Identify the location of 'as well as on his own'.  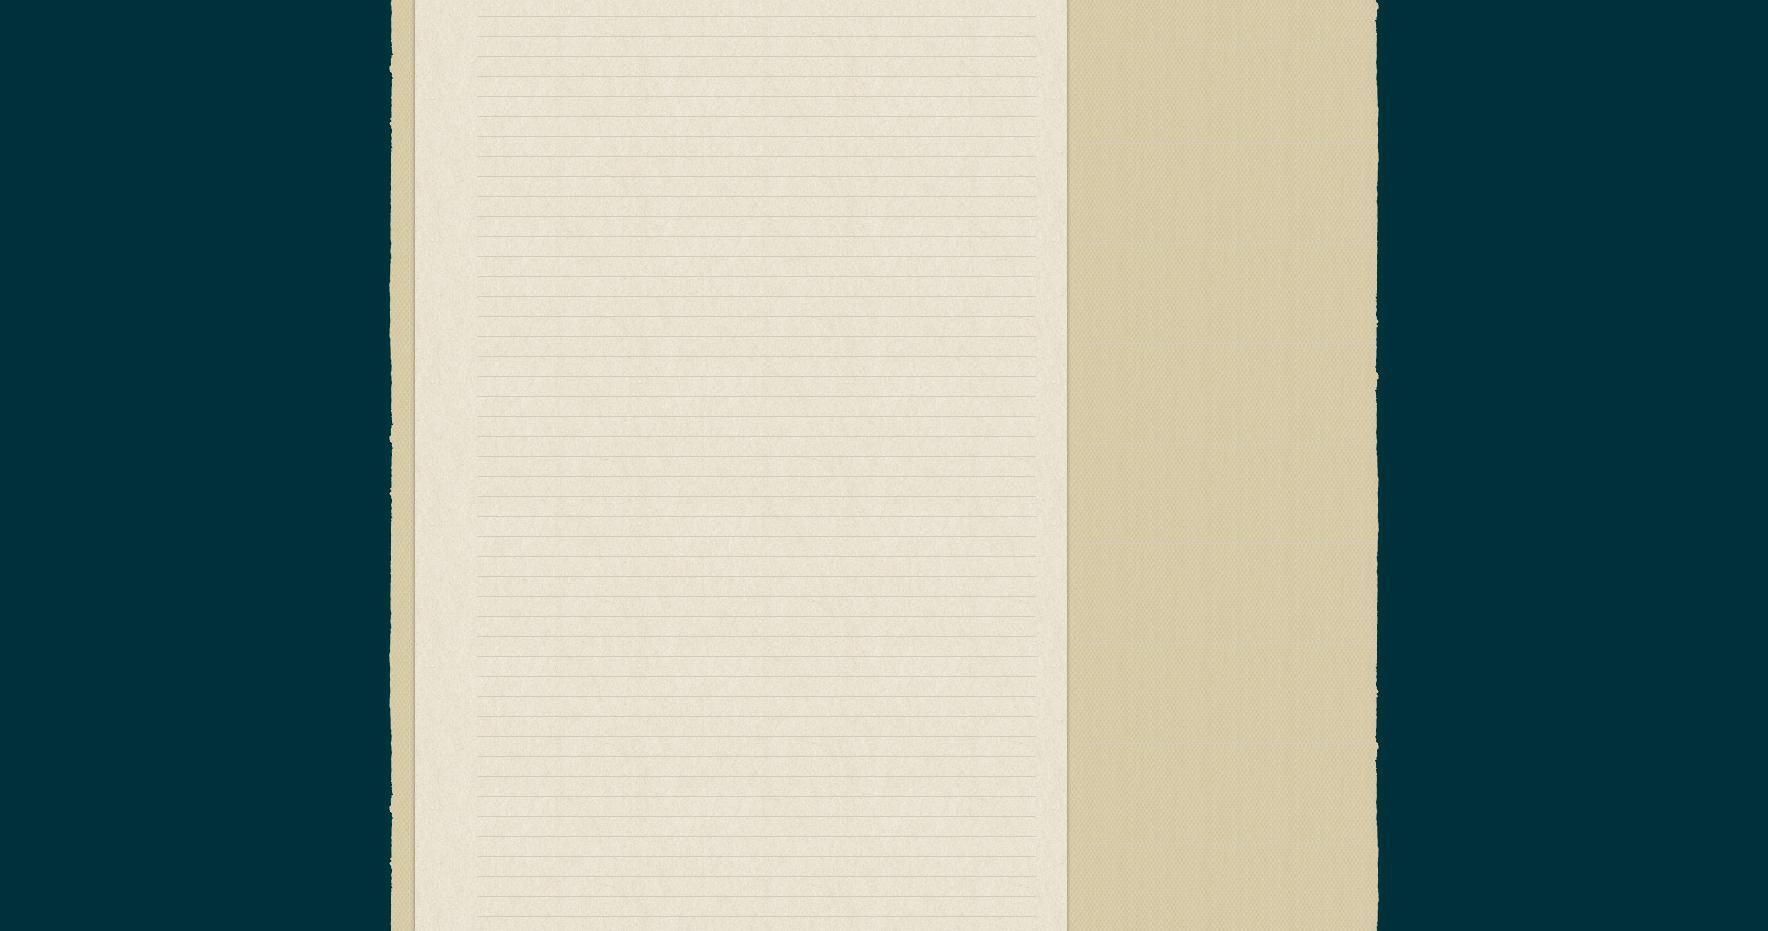
(856, 771).